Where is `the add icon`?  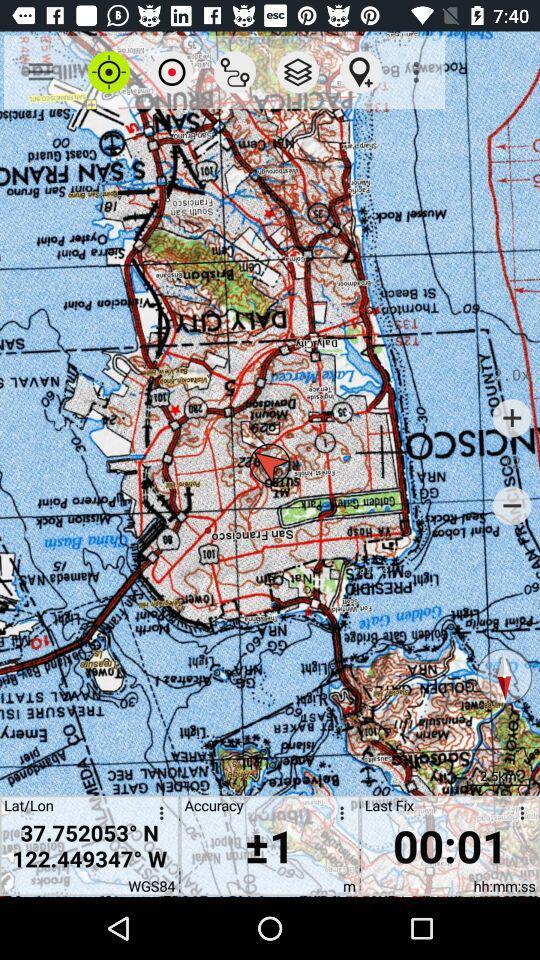
the add icon is located at coordinates (512, 417).